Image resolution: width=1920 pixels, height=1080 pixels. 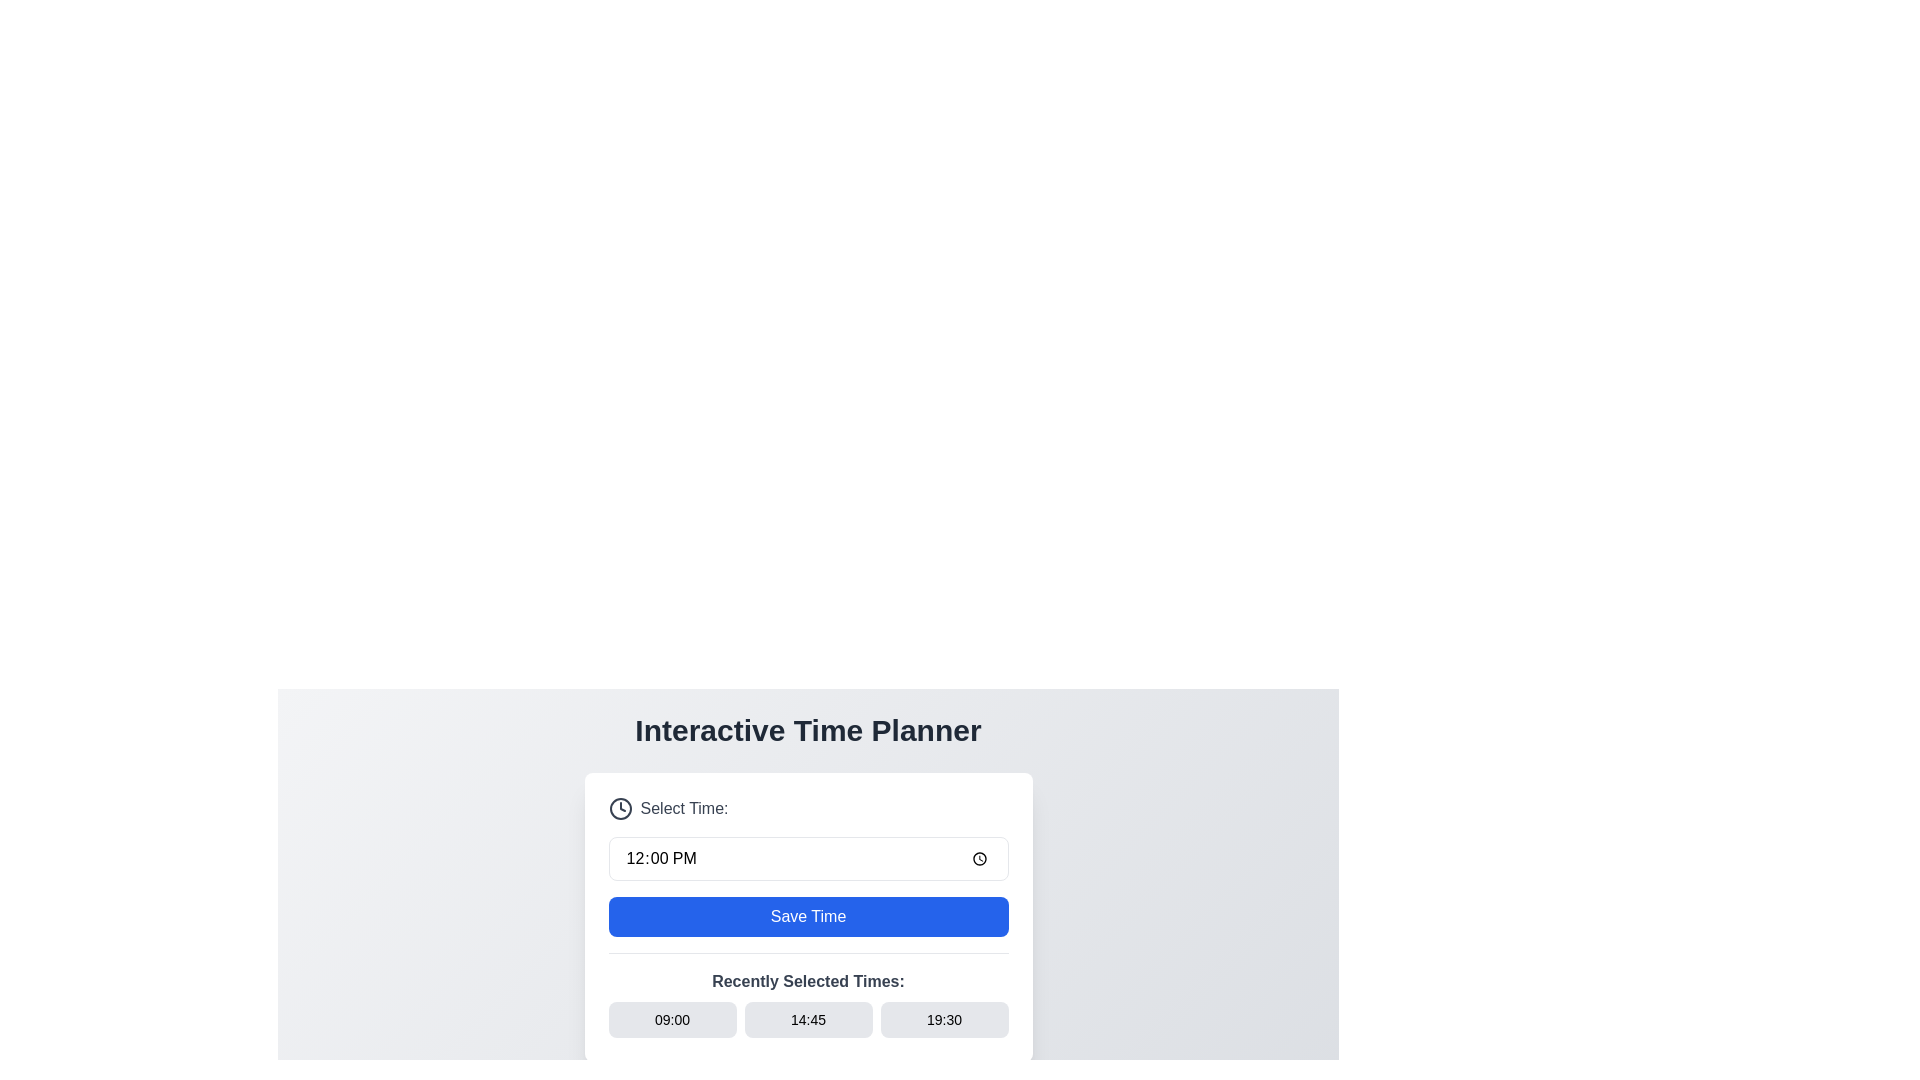 What do you see at coordinates (808, 917) in the screenshot?
I see `the 'Save Time' button, which is a bright blue rectangular button with white text located beneath a time selection input field` at bounding box center [808, 917].